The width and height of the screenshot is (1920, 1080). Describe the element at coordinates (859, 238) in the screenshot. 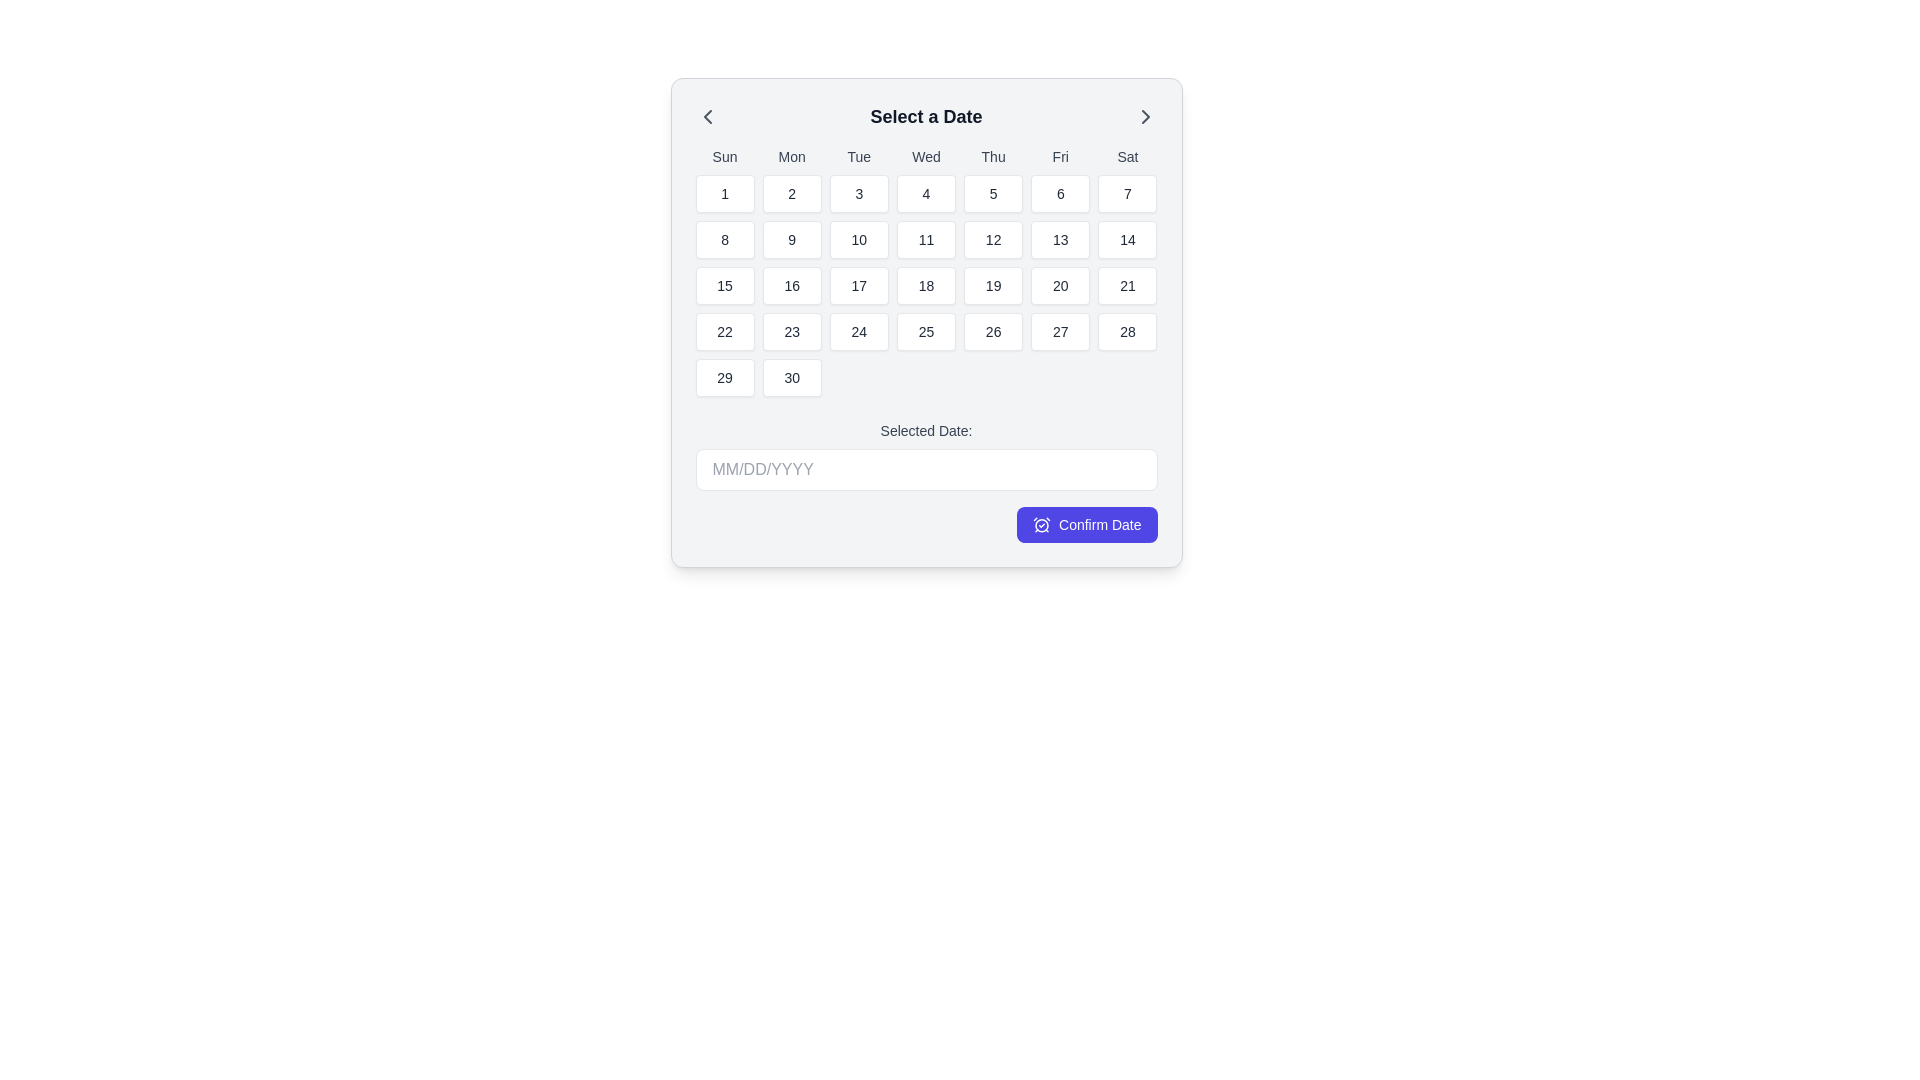

I see `the square button displaying the number '10' in a calendar grid layout under the heading 'Tue'` at that location.